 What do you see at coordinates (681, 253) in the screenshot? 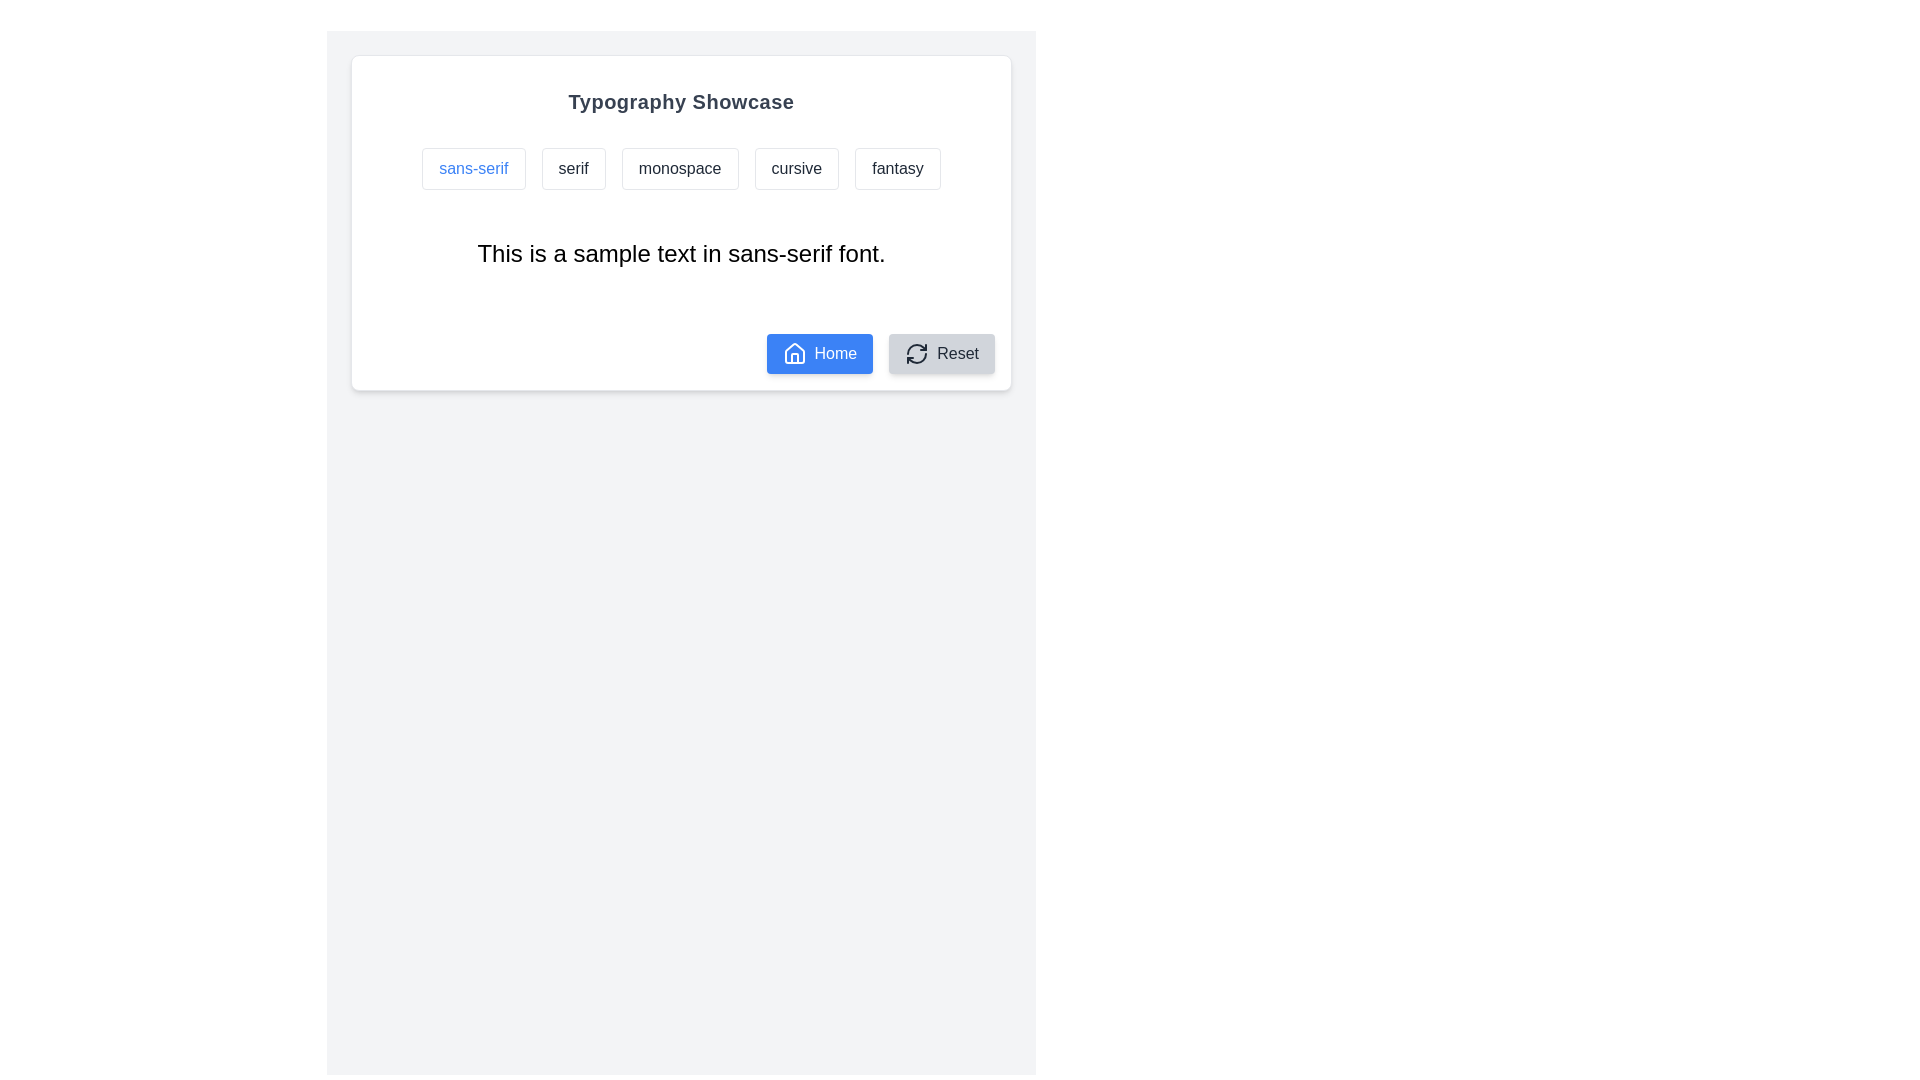
I see `the text block that displays a sample text in sans-serif font, positioned below the interactive buttons and above the Home and Reset buttons` at bounding box center [681, 253].